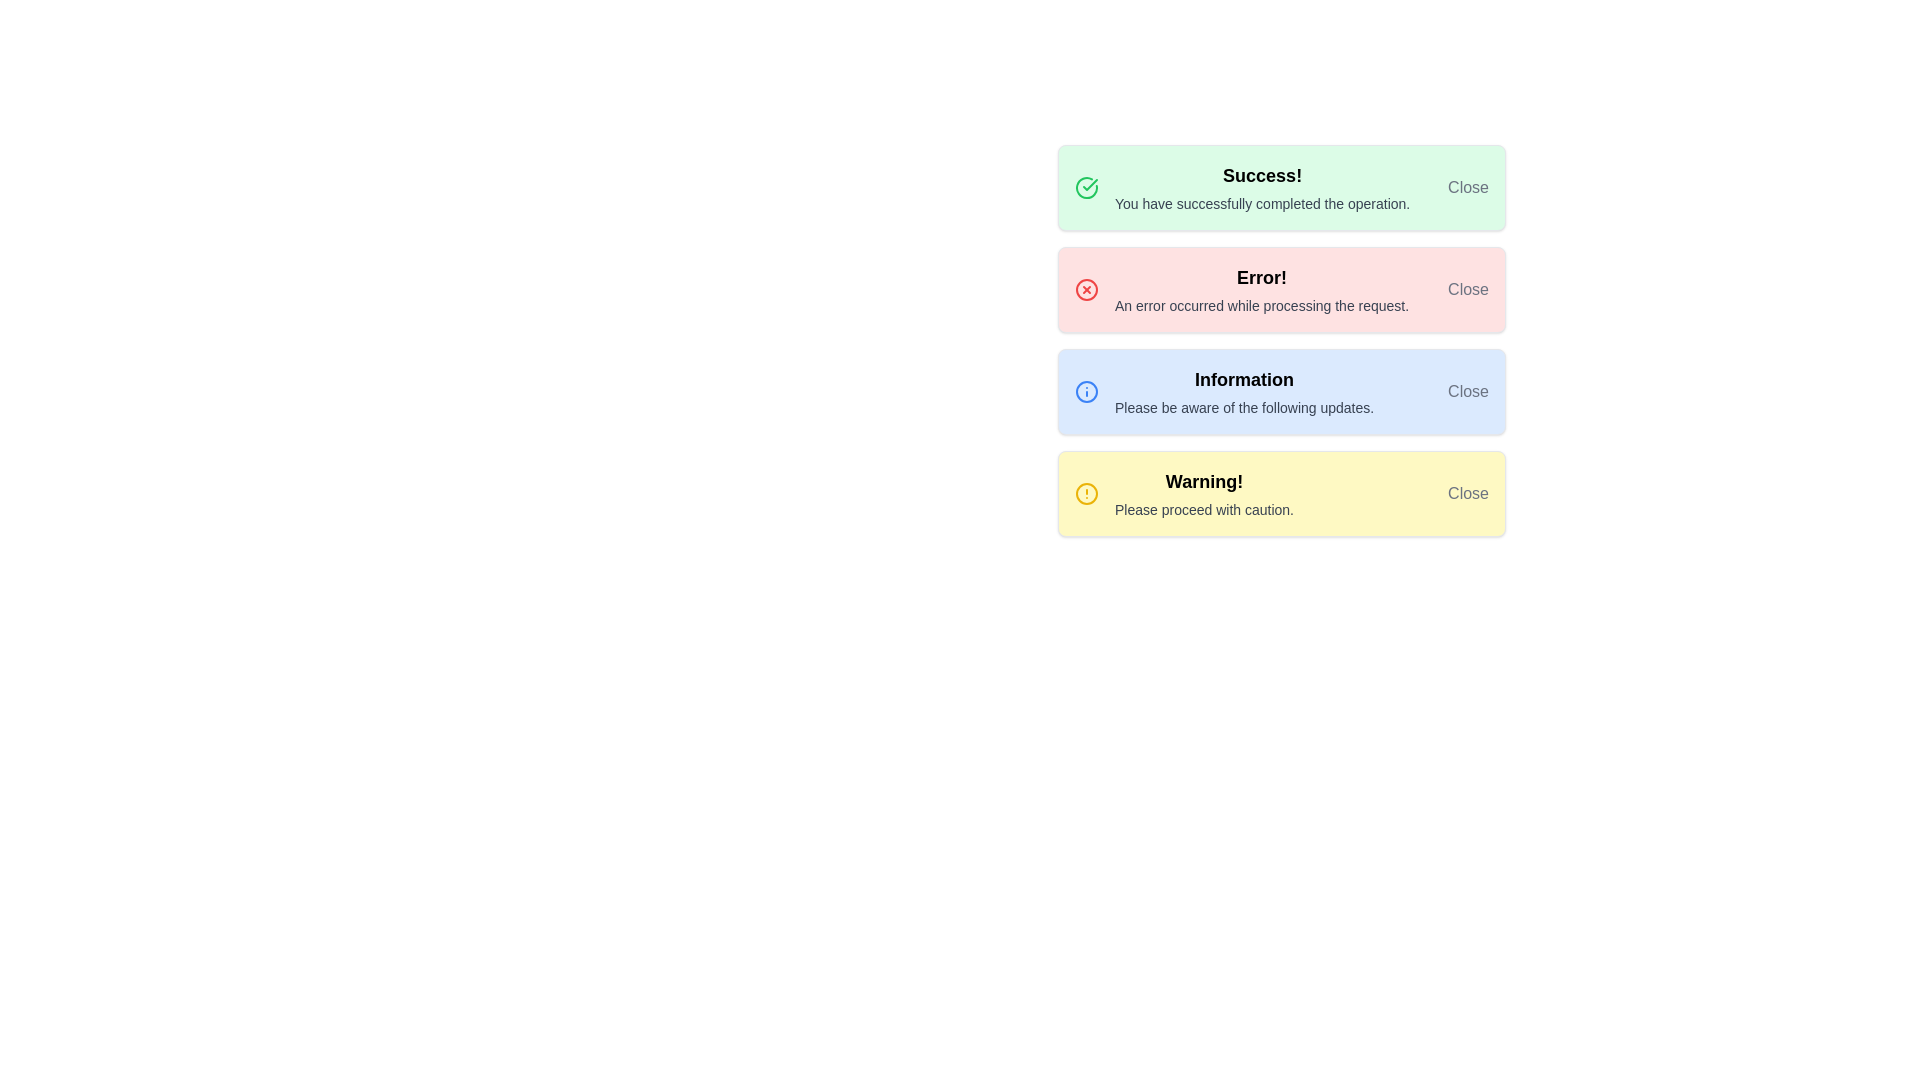 This screenshot has width=1920, height=1080. Describe the element at coordinates (1085, 392) in the screenshot. I see `the informational indicator icon located within the blue 'Information' notification box, positioned at the leftmost side before the text 'Information', which is the third notification element from the top` at that location.